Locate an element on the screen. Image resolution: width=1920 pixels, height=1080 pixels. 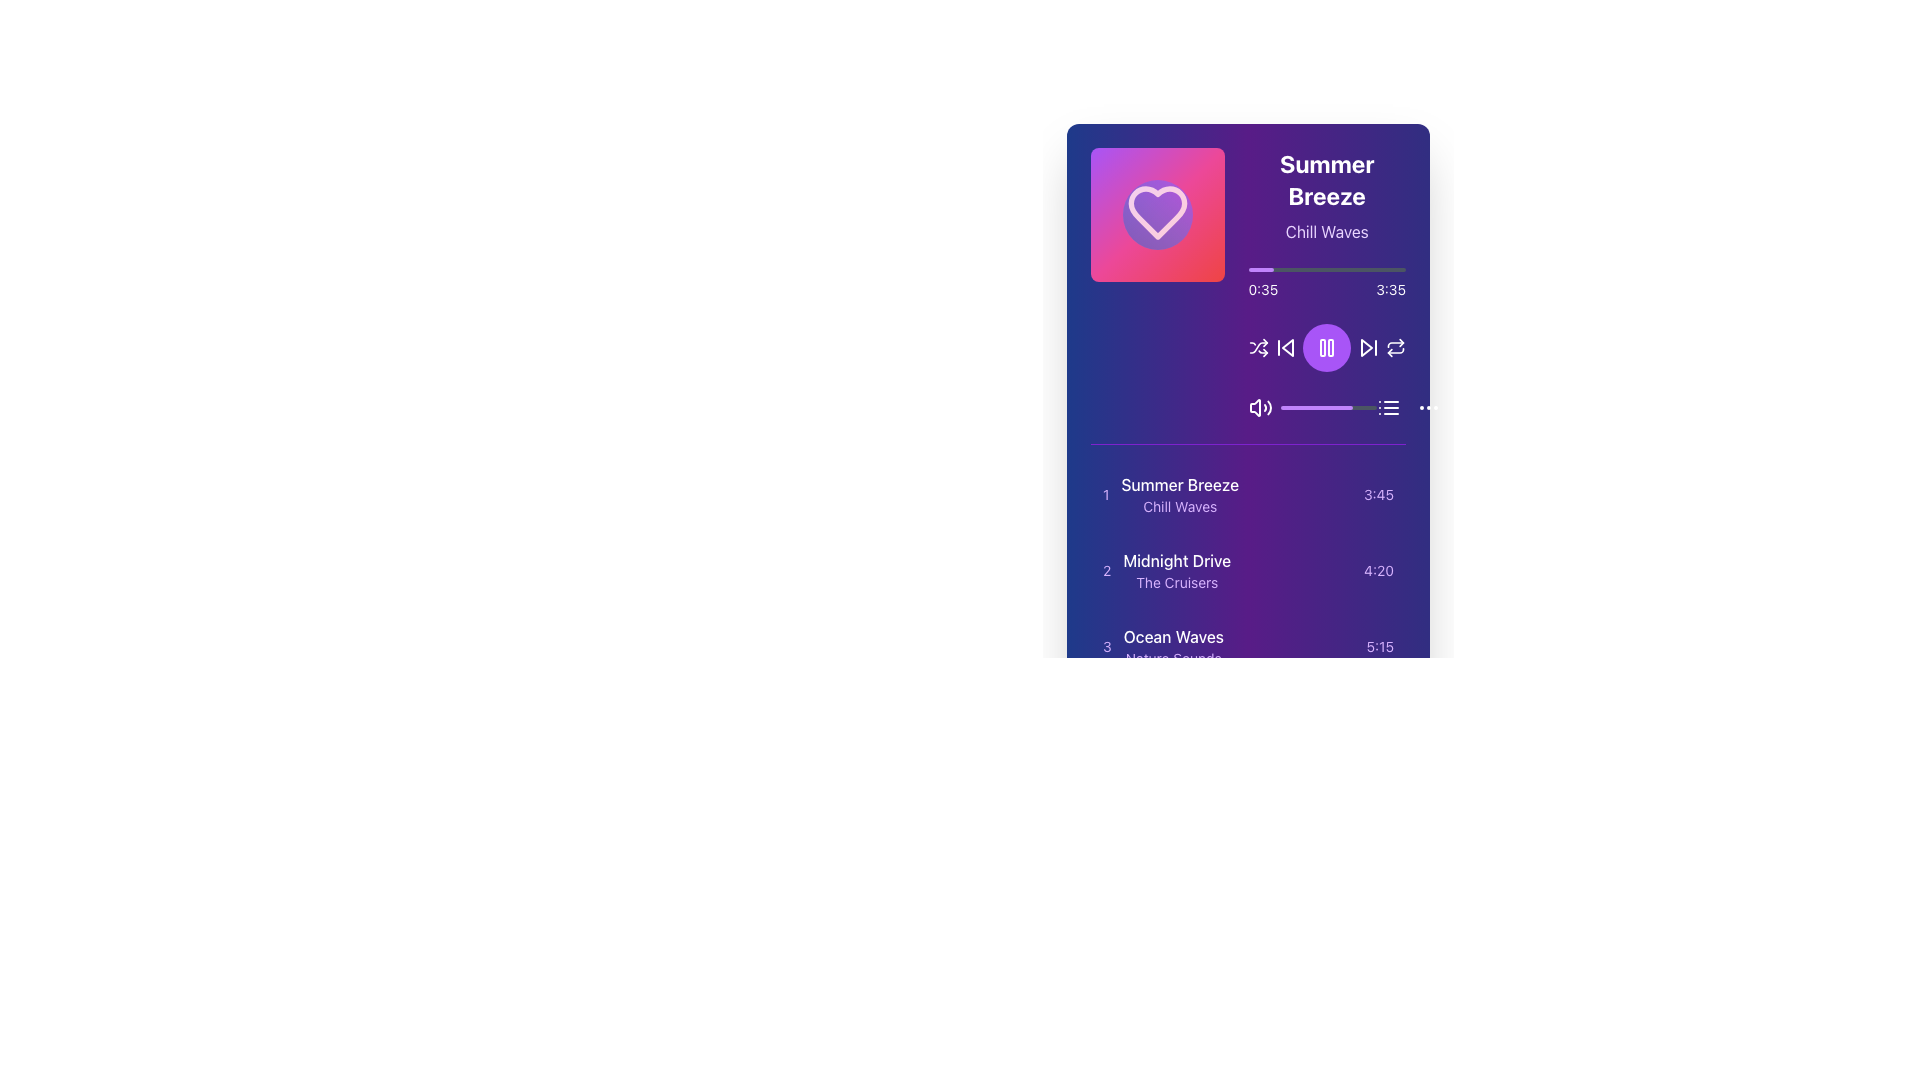
the slider value is located at coordinates (1283, 407).